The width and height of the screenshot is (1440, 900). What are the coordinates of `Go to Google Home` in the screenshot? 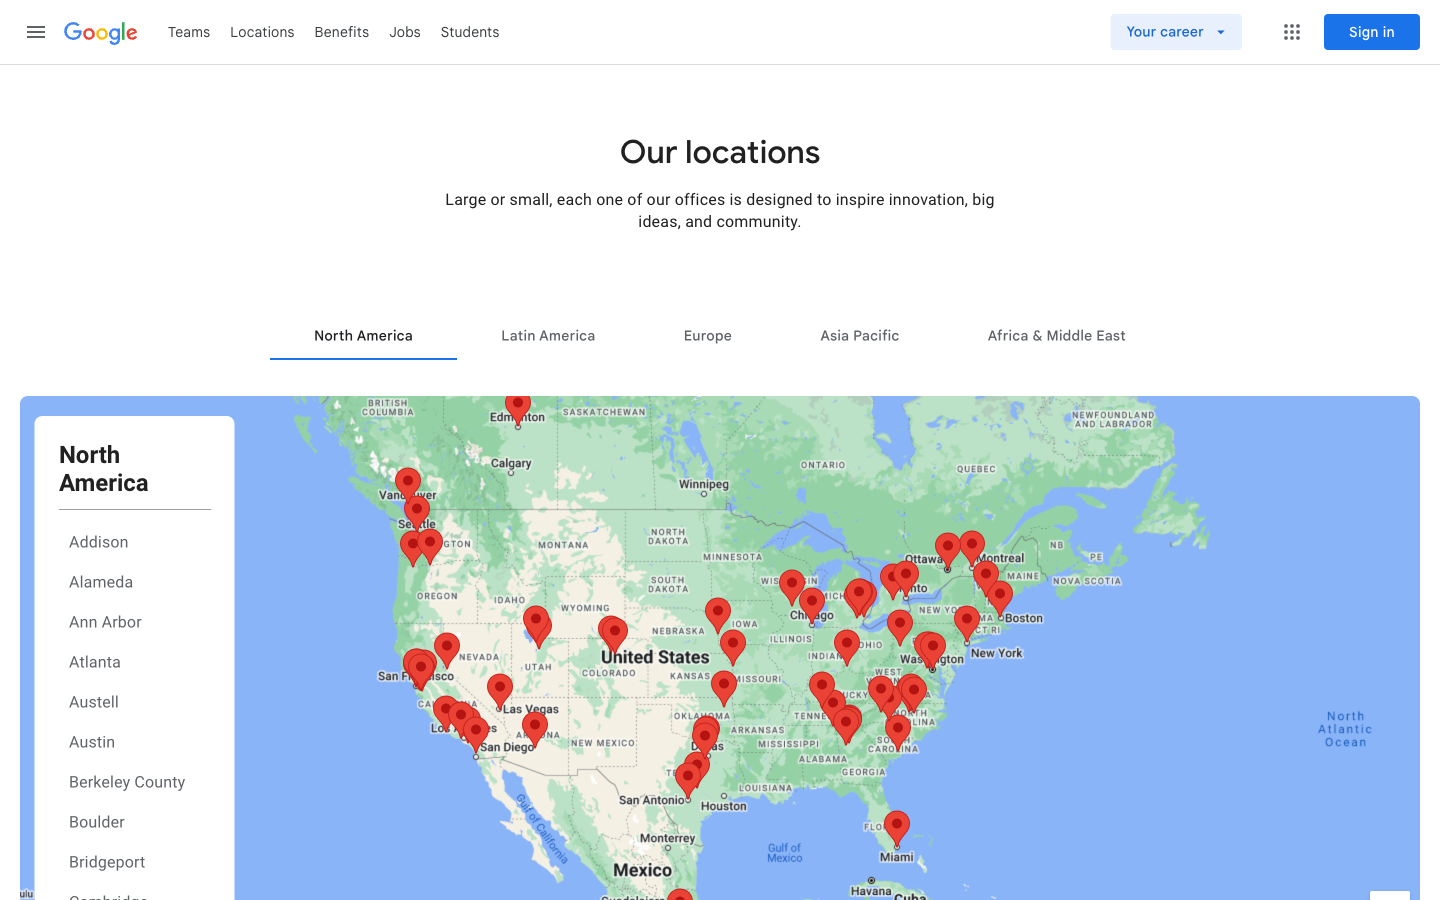 It's located at (100, 33).